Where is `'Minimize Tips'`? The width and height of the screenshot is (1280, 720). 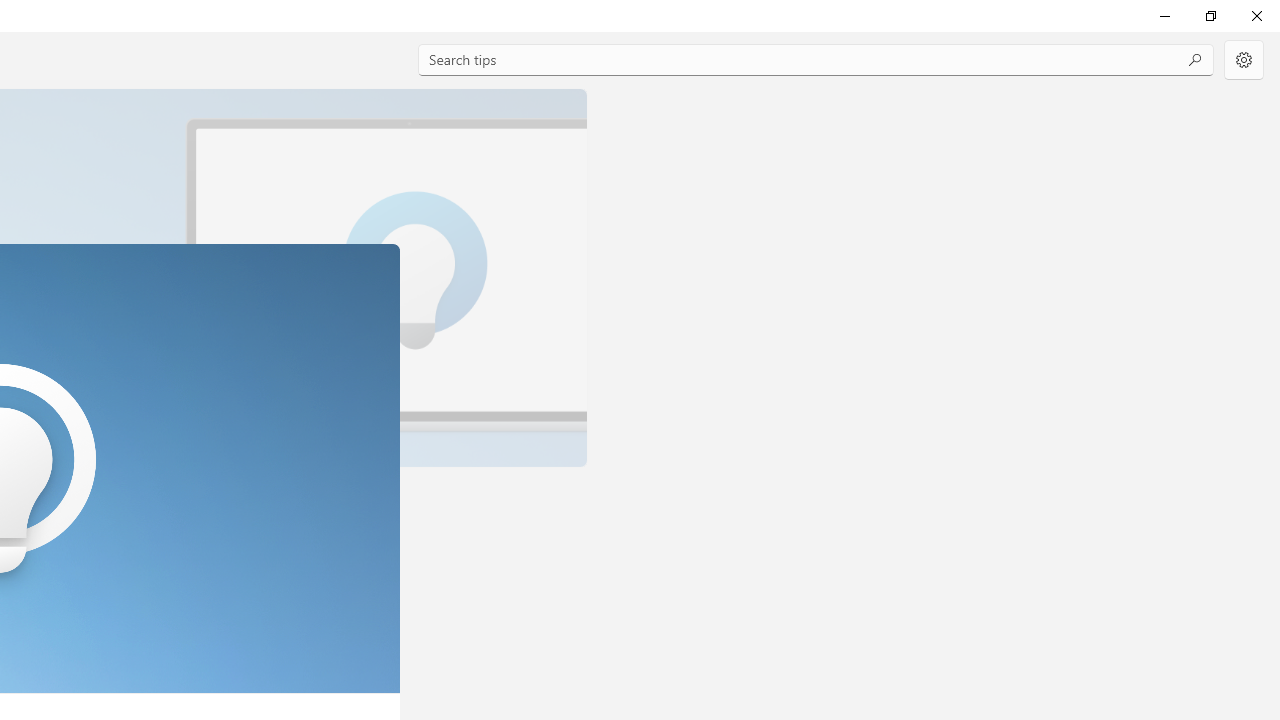
'Minimize Tips' is located at coordinates (1164, 15).